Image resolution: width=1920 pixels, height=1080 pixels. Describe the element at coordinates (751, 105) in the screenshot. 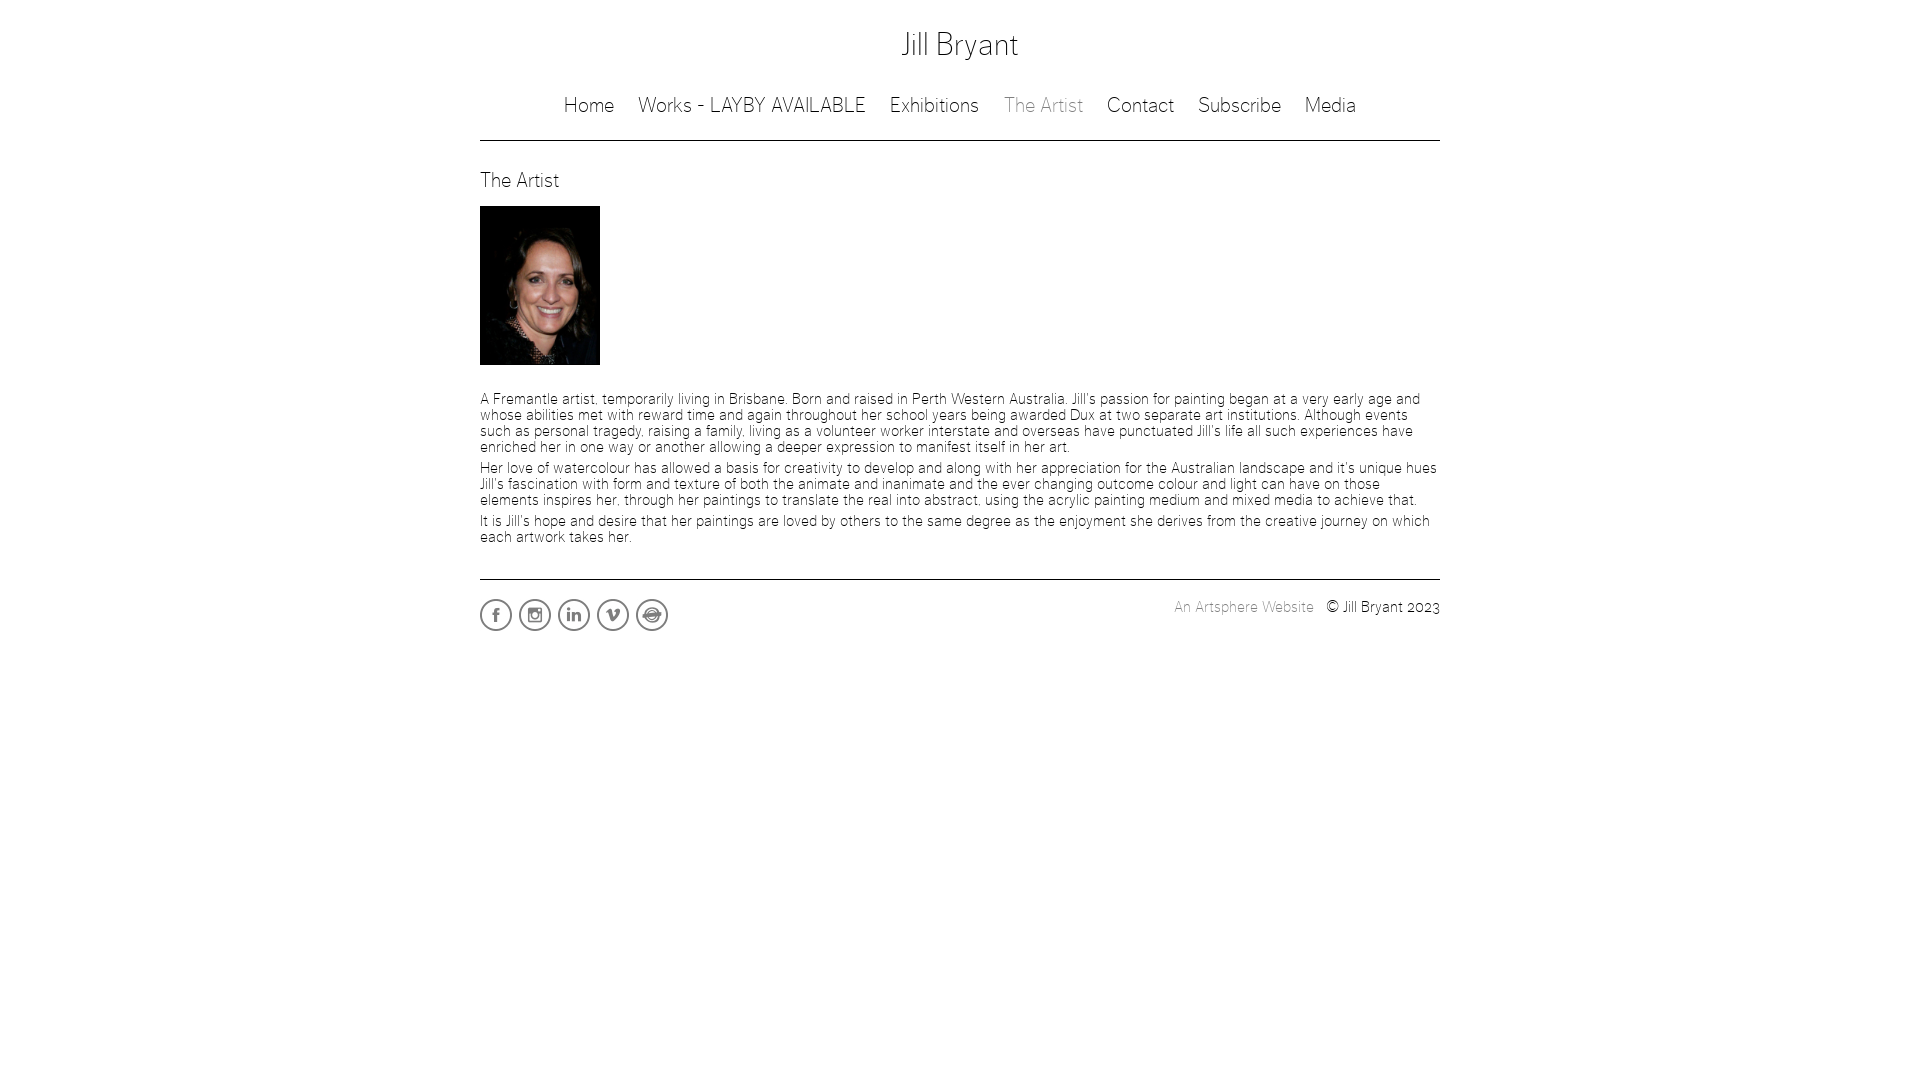

I see `'Works - LAYBY AVAILABLE'` at that location.